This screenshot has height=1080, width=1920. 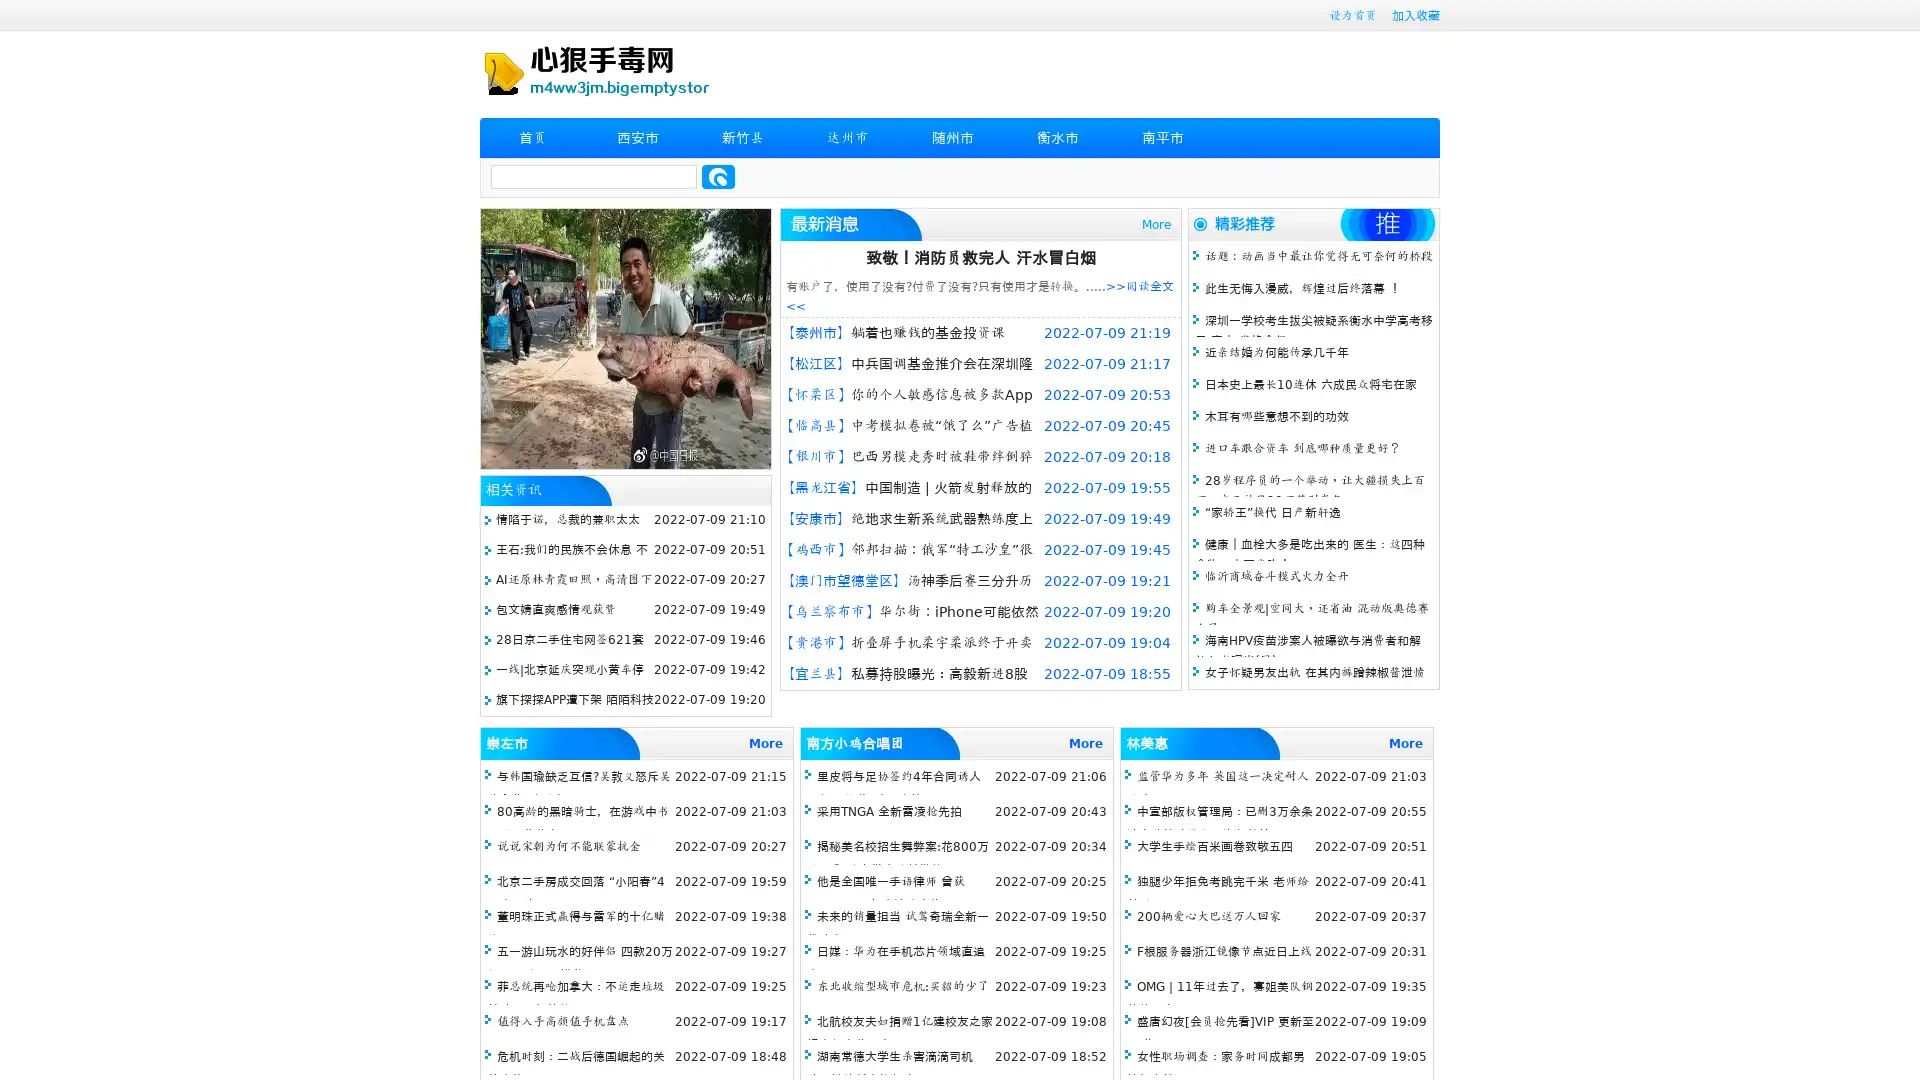 I want to click on Search, so click(x=718, y=176).